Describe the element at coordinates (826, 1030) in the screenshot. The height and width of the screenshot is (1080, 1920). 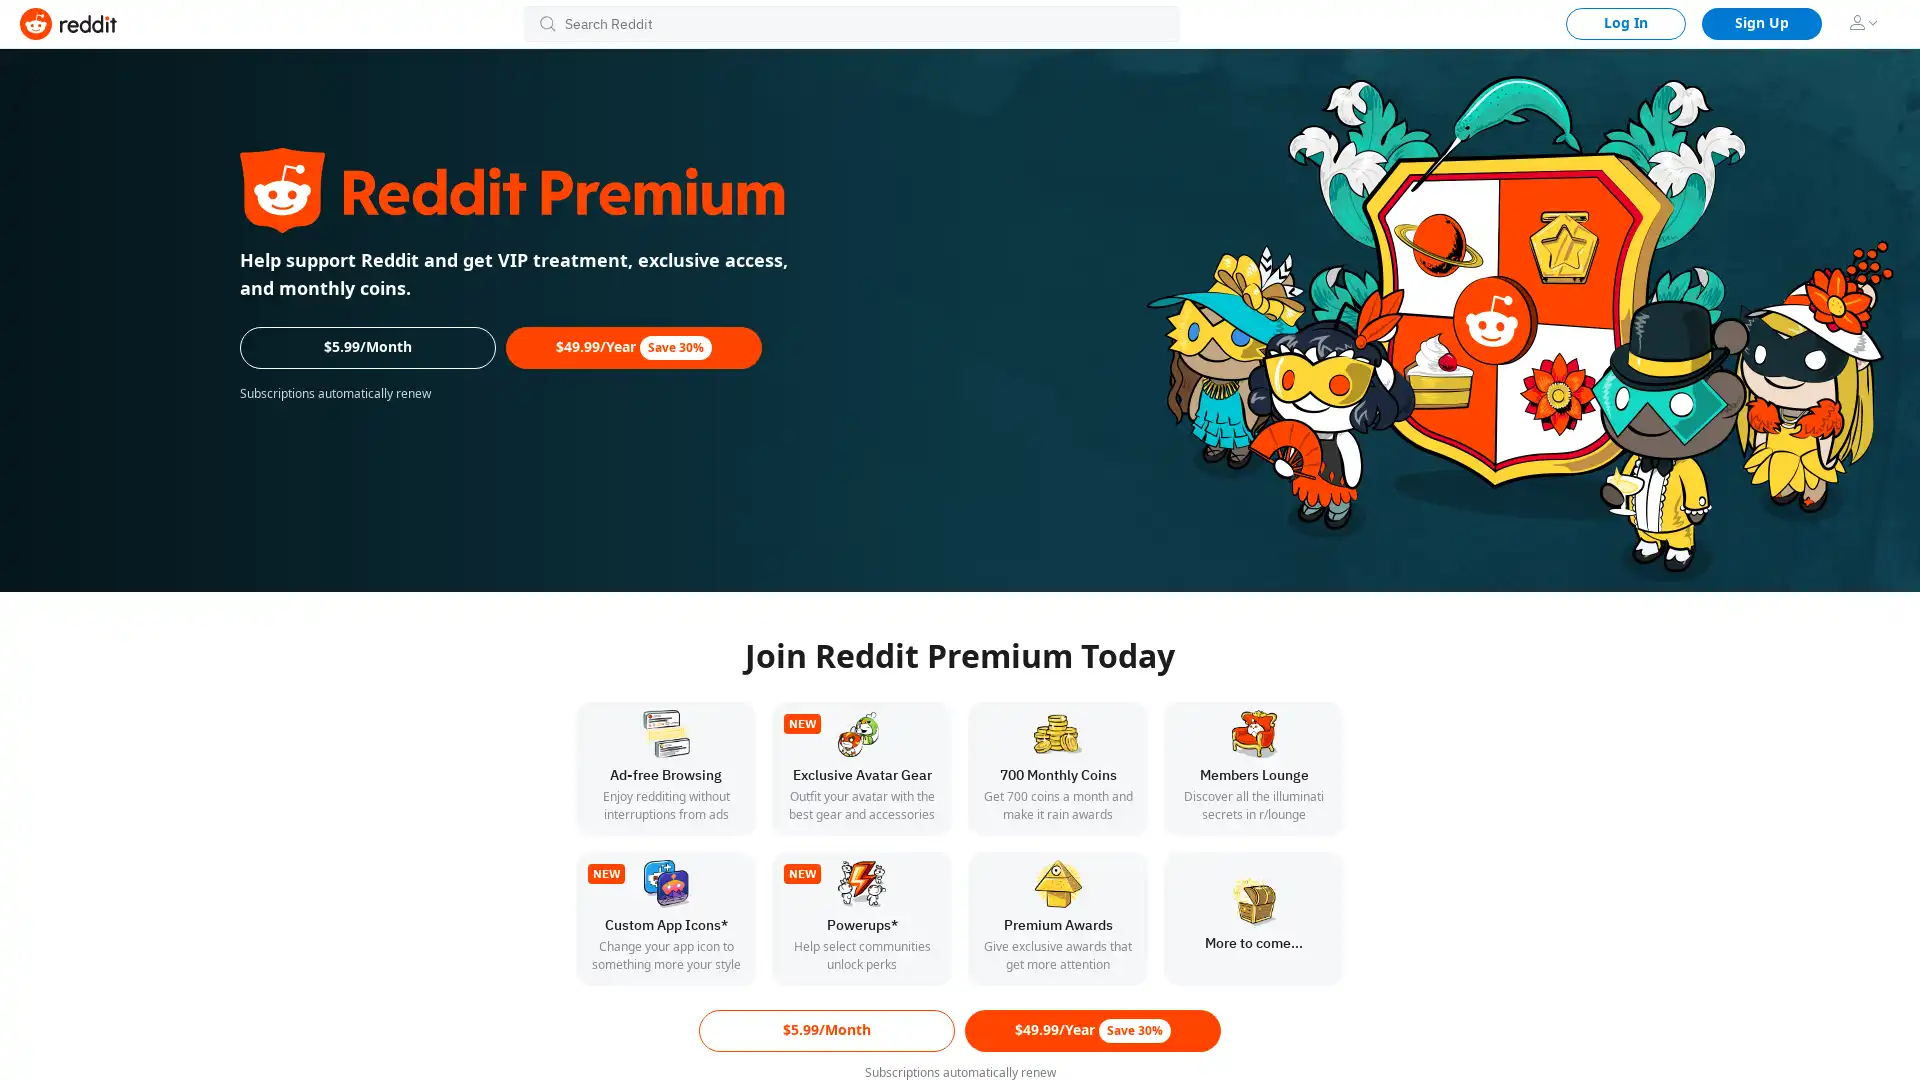
I see `$5.99/Month` at that location.